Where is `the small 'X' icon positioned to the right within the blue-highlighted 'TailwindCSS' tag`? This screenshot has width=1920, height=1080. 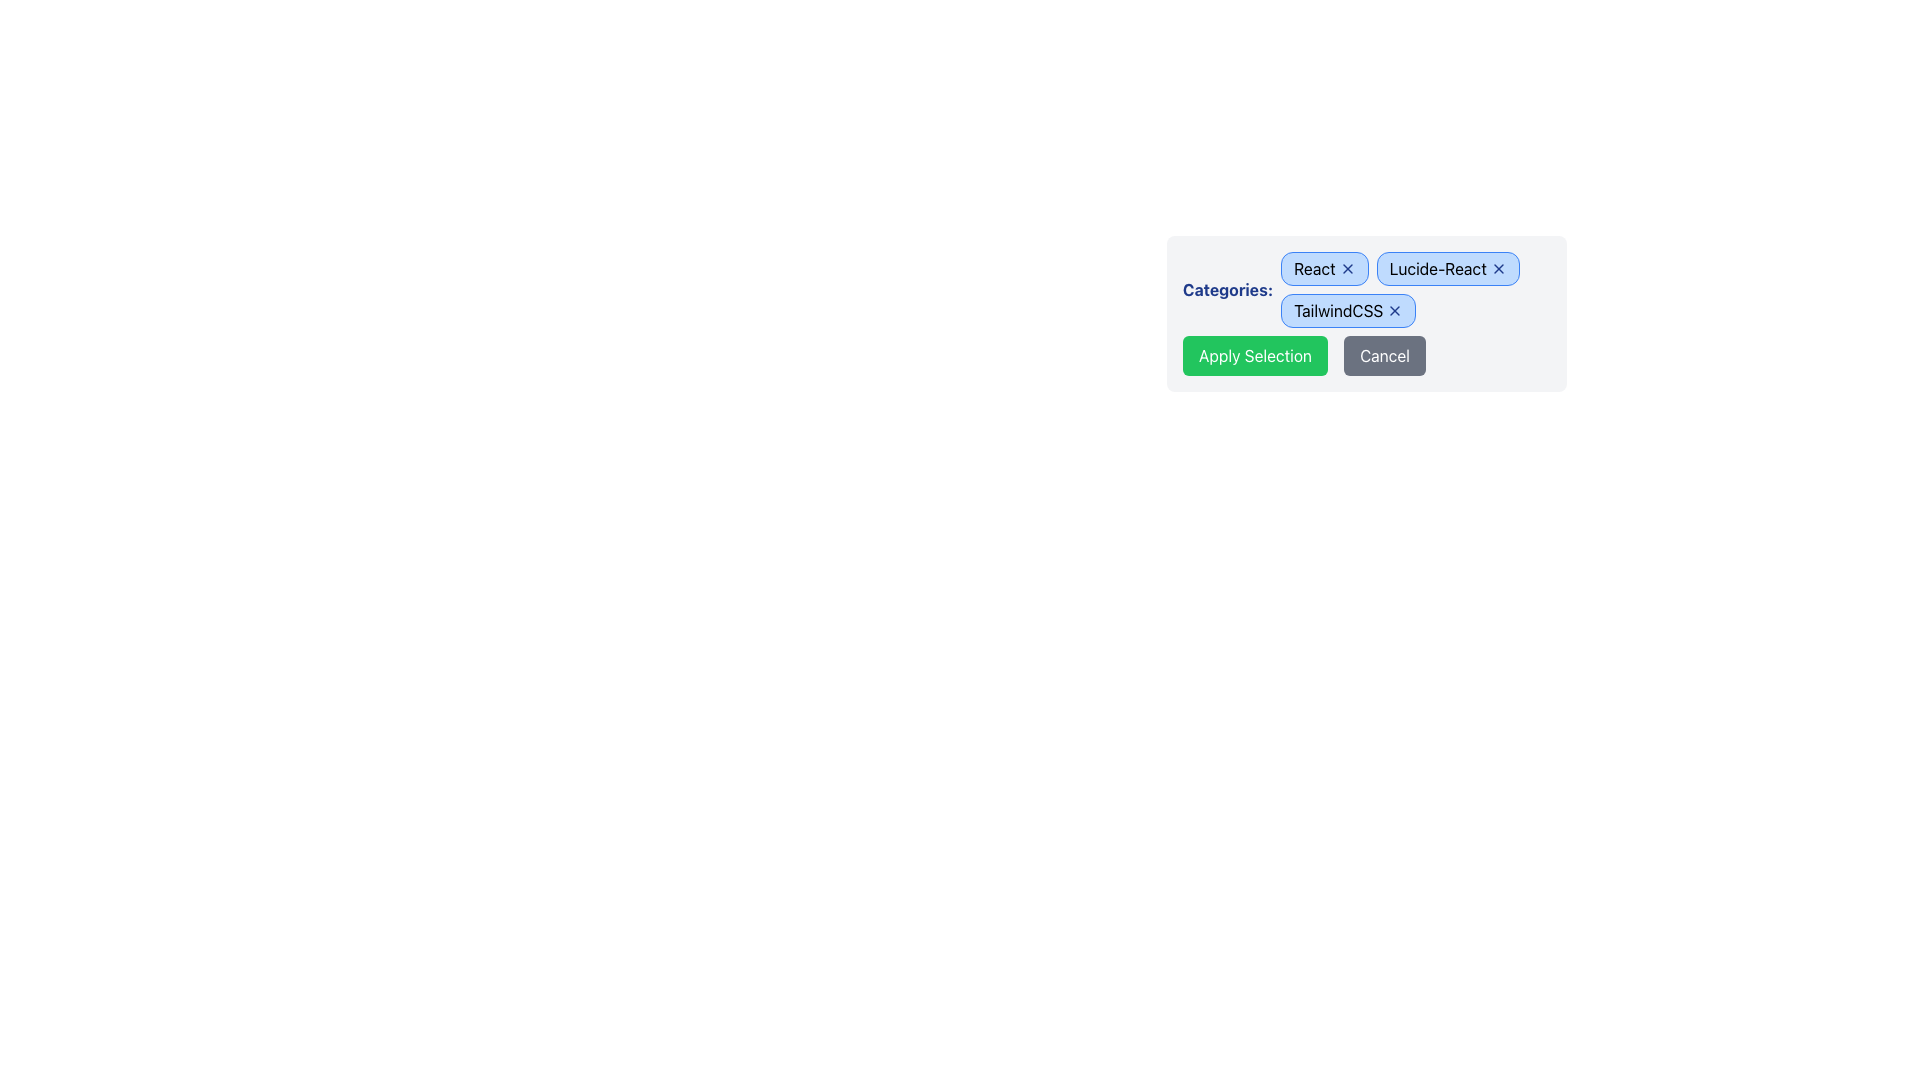 the small 'X' icon positioned to the right within the blue-highlighted 'TailwindCSS' tag is located at coordinates (1394, 311).